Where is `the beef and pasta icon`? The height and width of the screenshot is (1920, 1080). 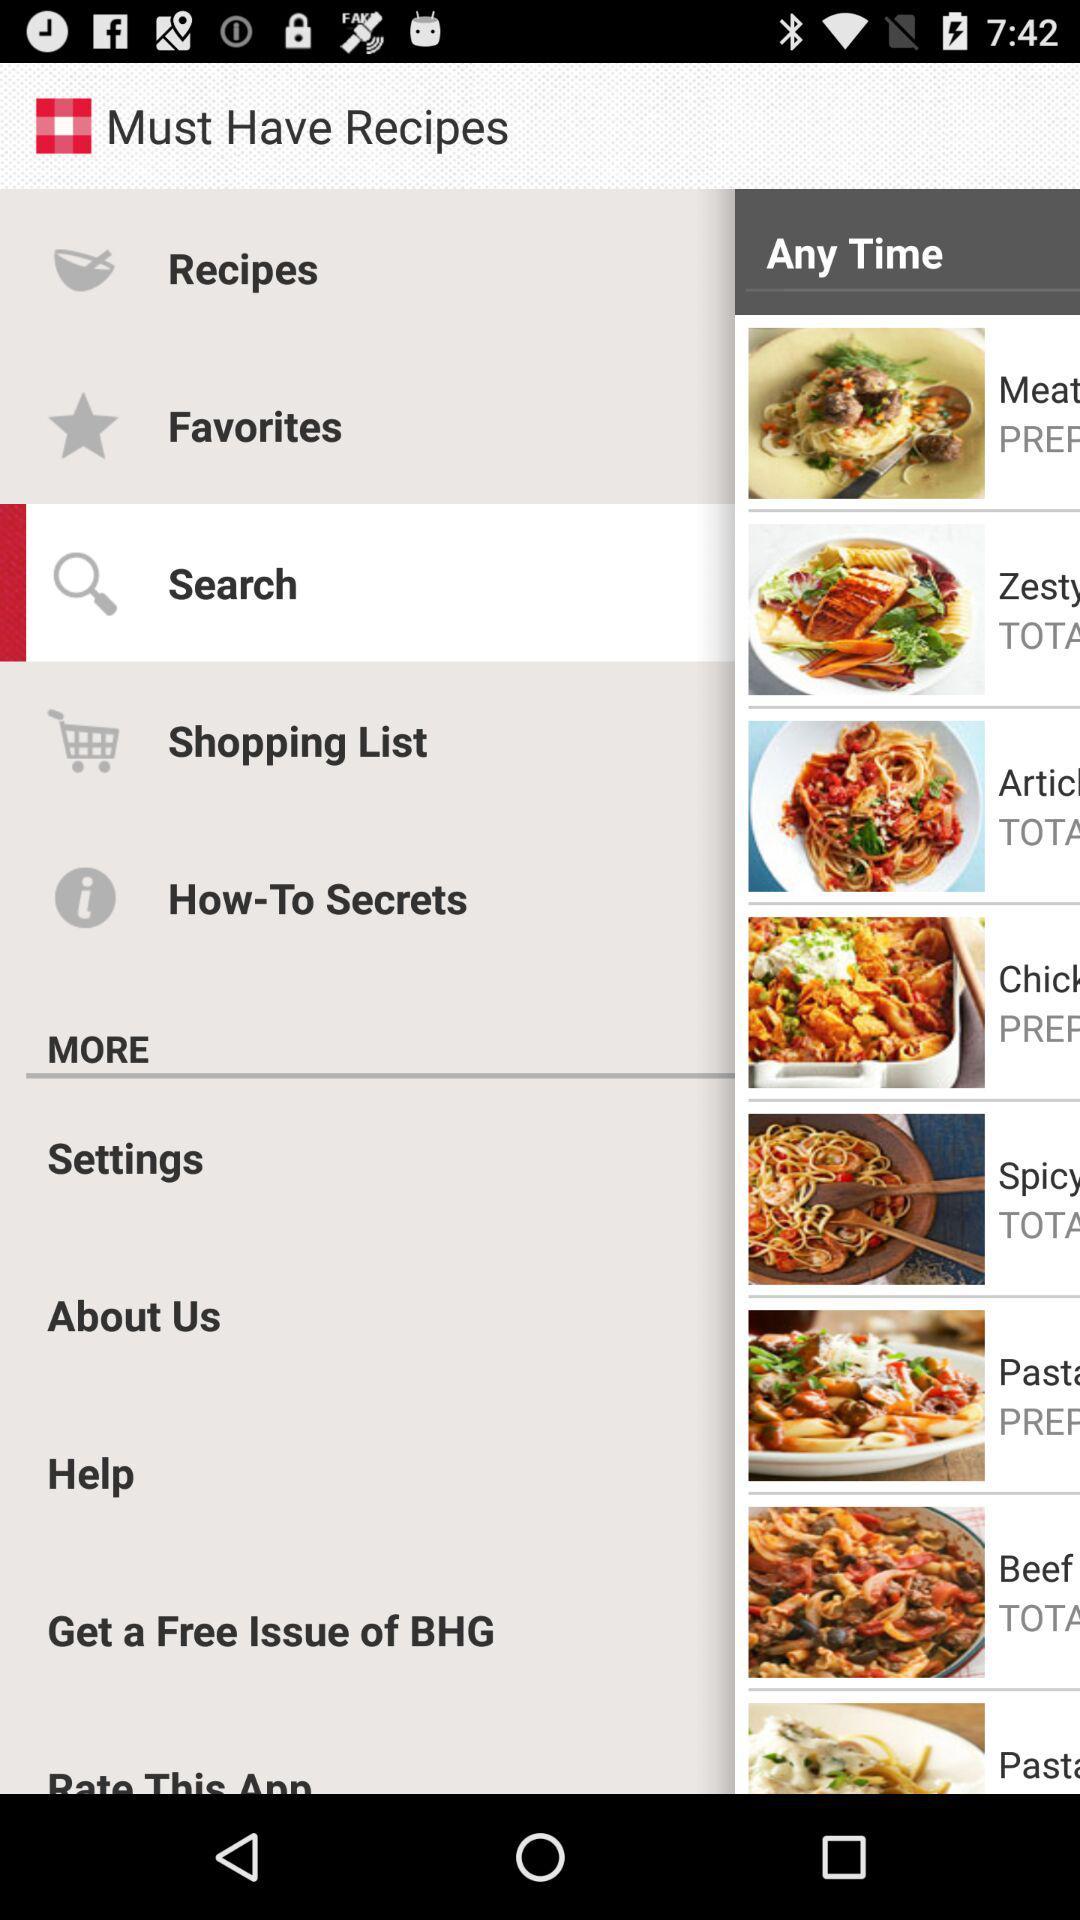
the beef and pasta icon is located at coordinates (1038, 1566).